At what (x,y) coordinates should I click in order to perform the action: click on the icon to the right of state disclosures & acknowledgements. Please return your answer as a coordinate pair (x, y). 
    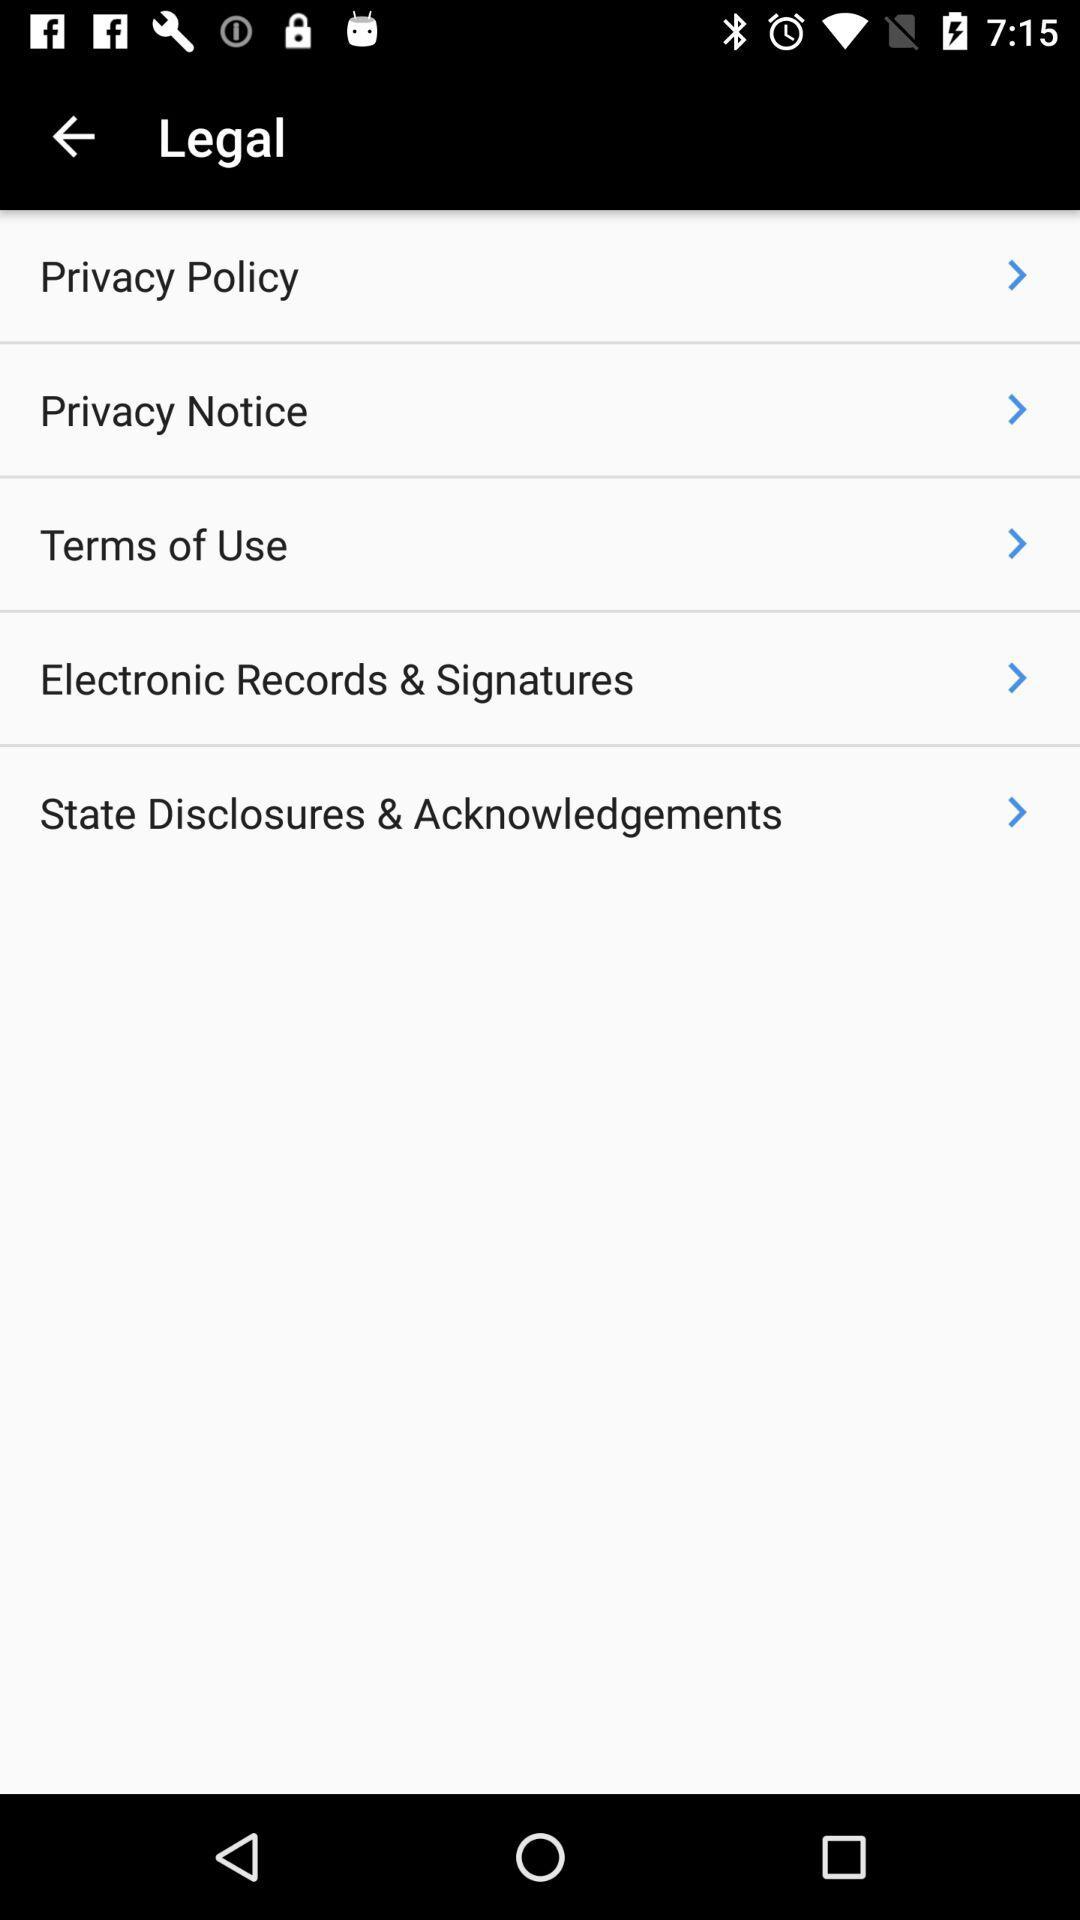
    Looking at the image, I should click on (1017, 812).